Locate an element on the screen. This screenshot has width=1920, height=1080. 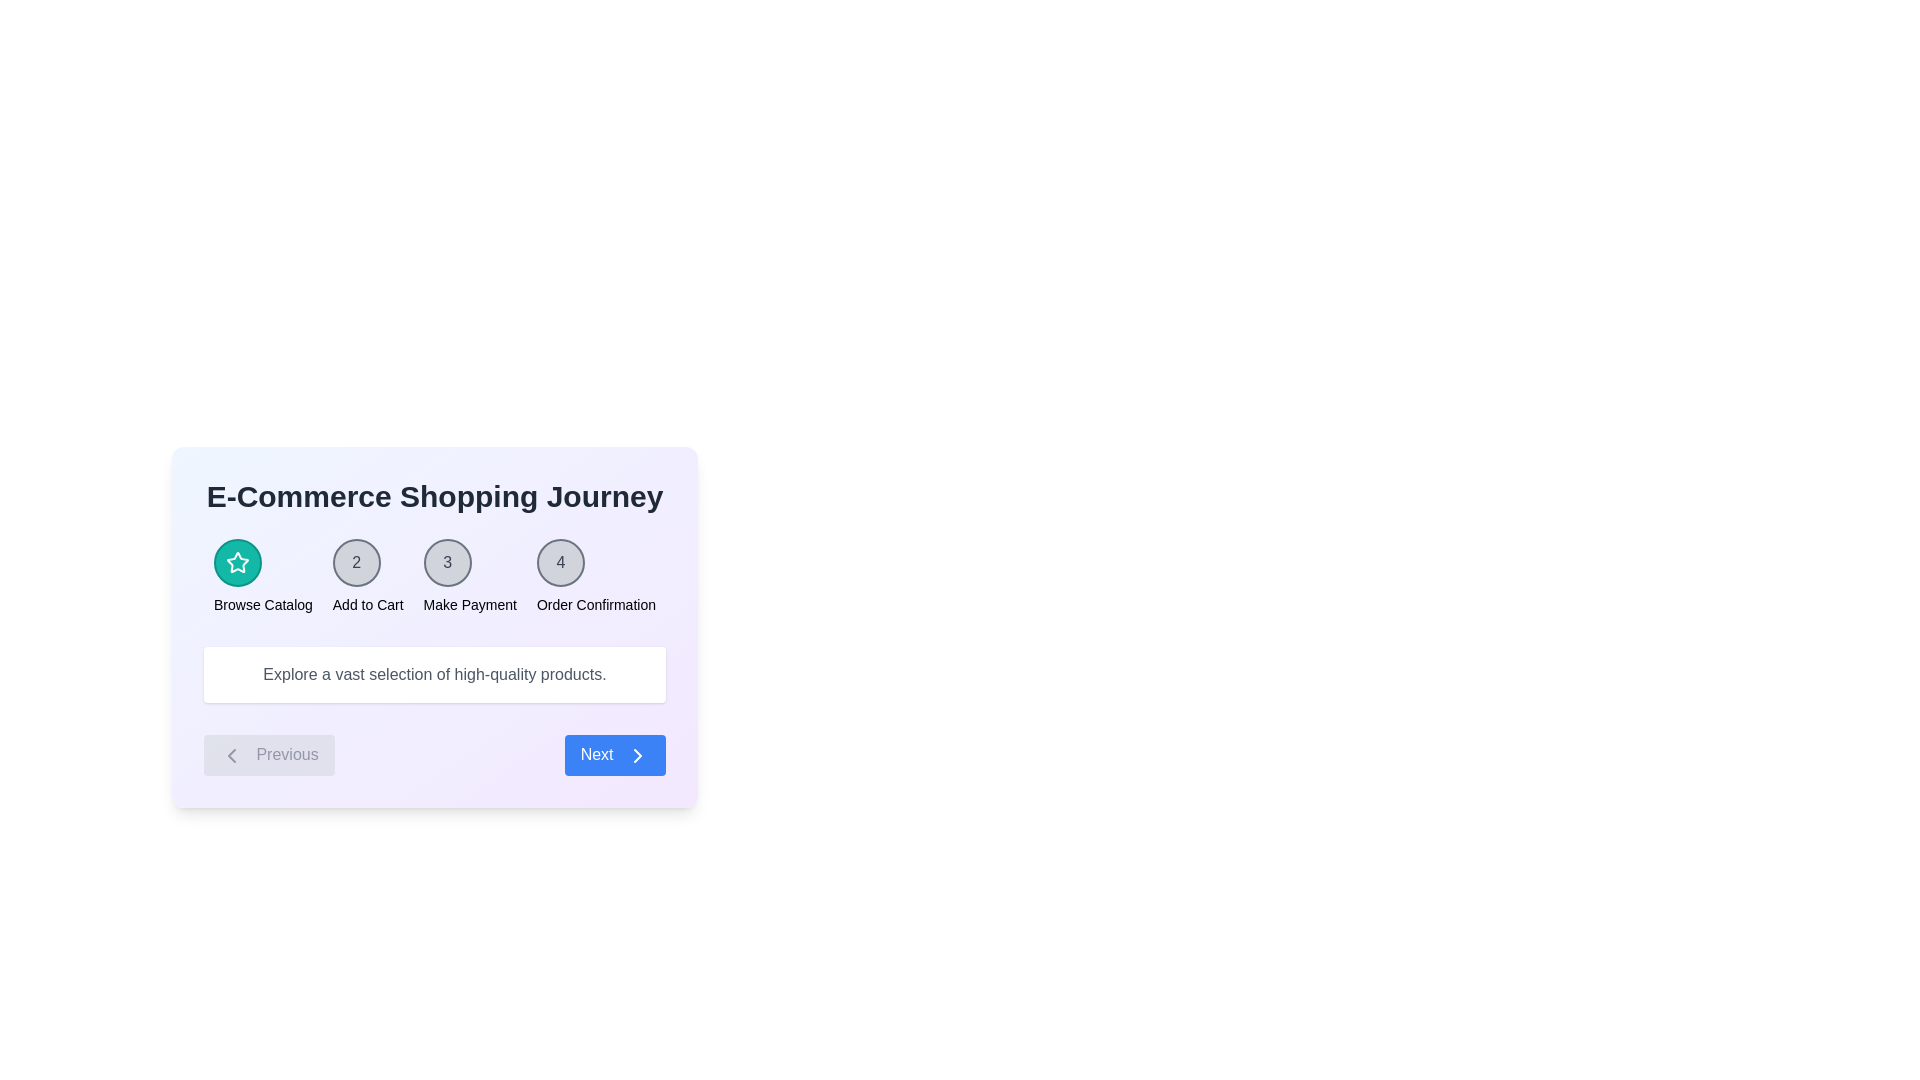
the step indicator for the e-commerce shopping journey is located at coordinates (434, 577).